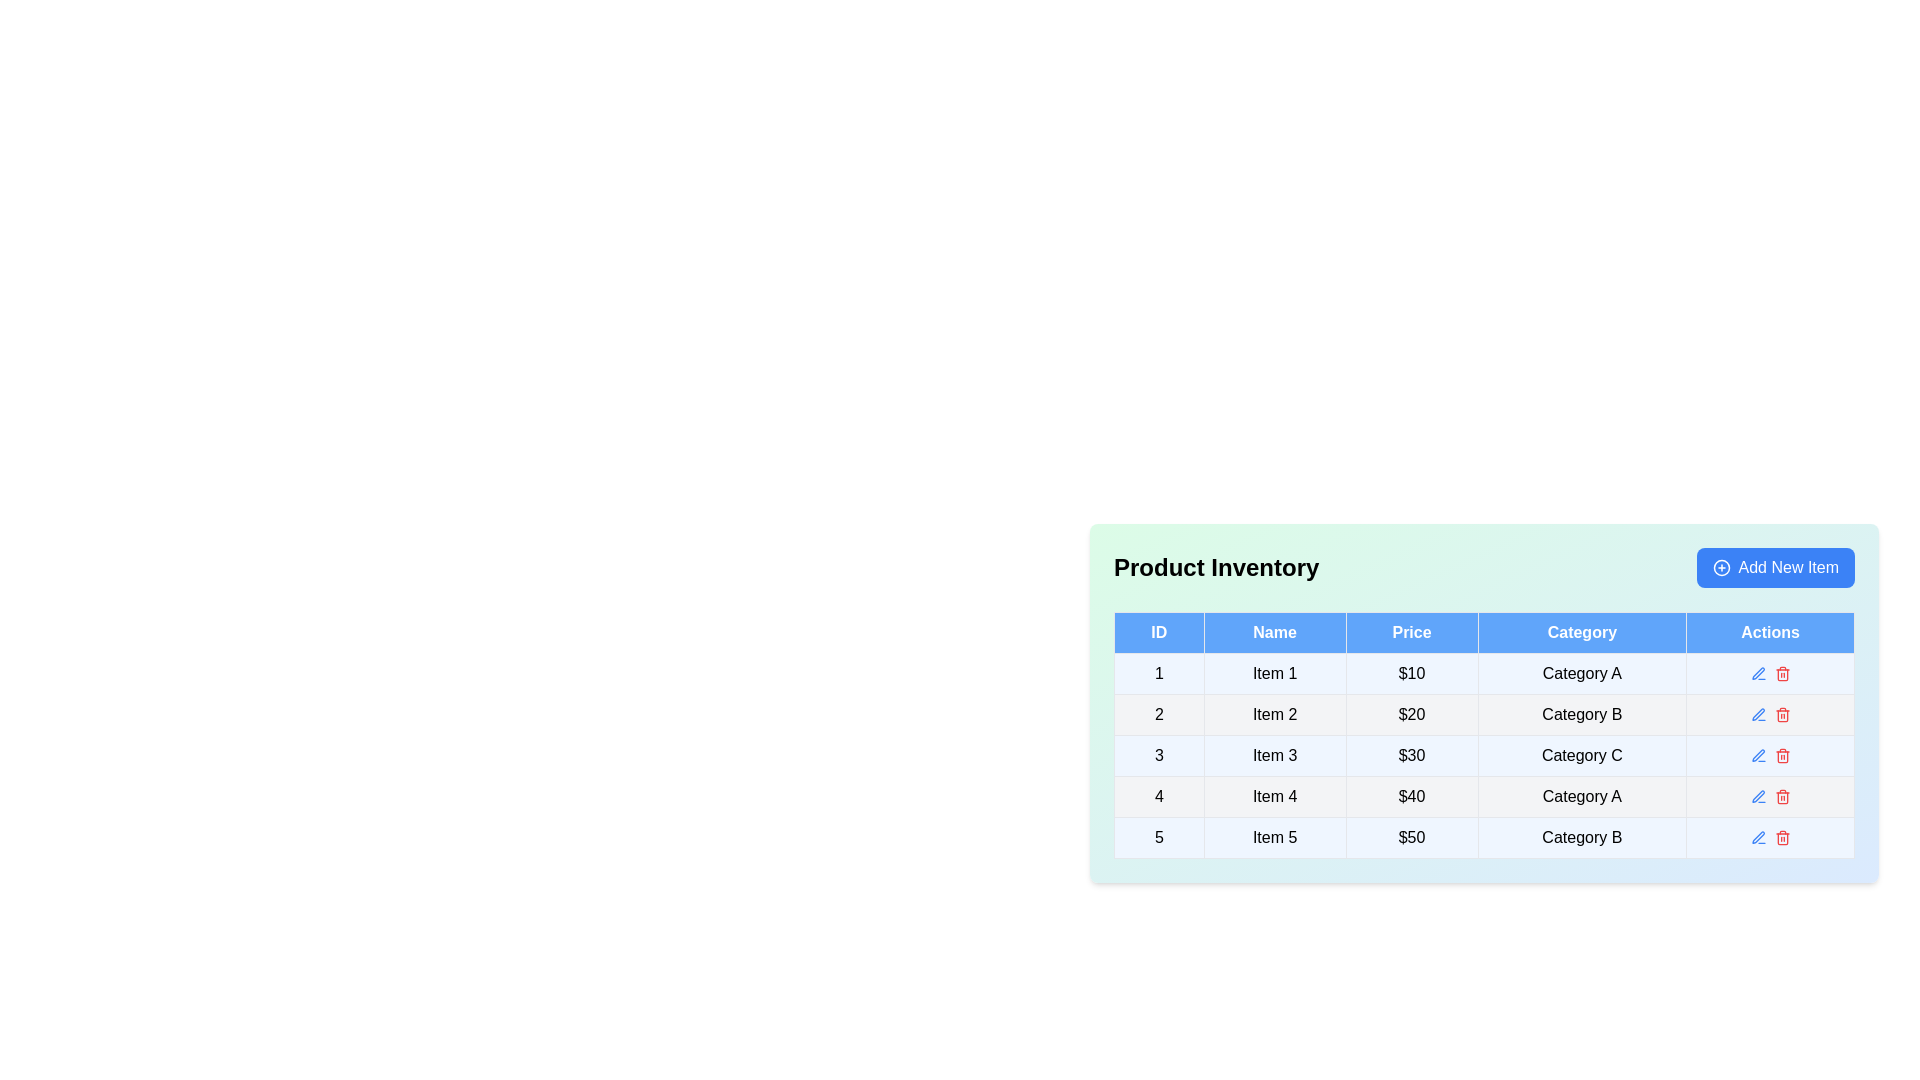  I want to click on text 'Category B' from the fourth cell in the second row of the table under the 'Category' header, which is a rectangular cell with a light background and black text, so click(1581, 713).